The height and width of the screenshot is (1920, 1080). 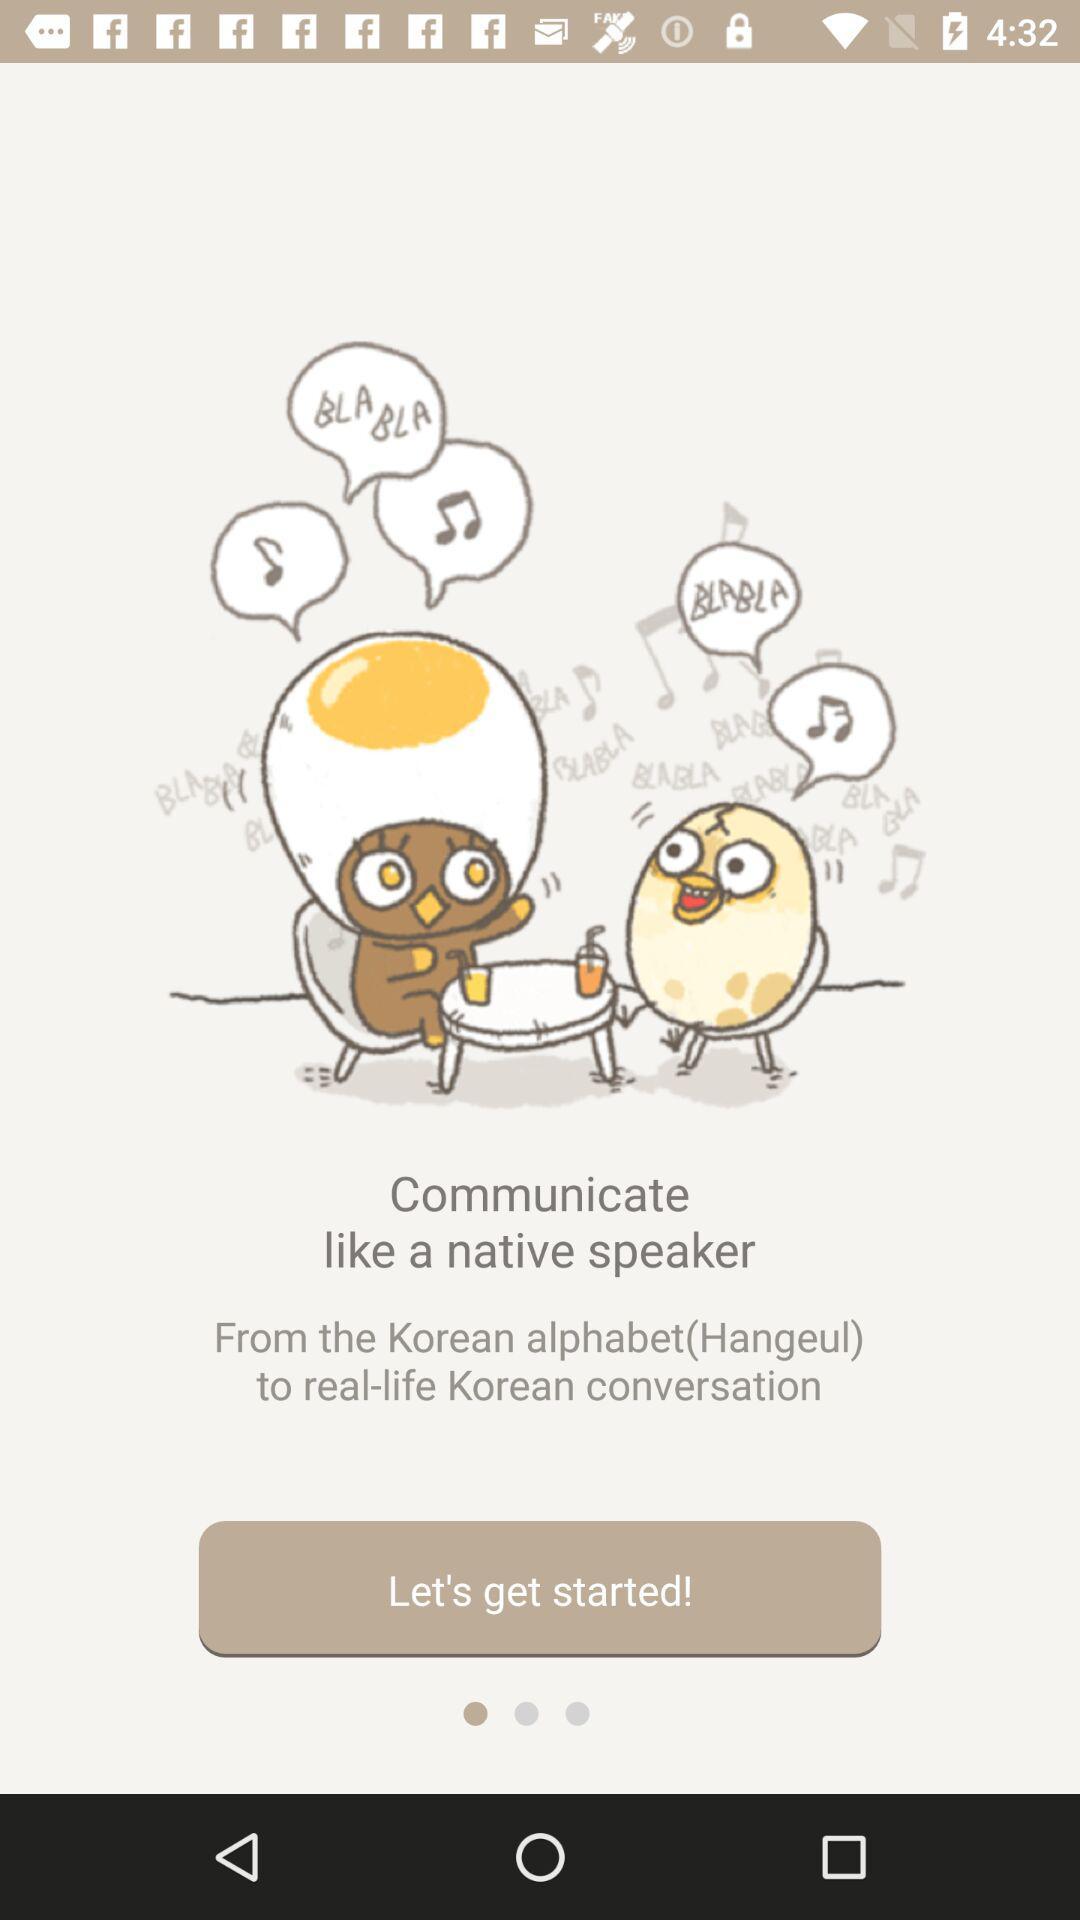 What do you see at coordinates (540, 1588) in the screenshot?
I see `let s get button` at bounding box center [540, 1588].